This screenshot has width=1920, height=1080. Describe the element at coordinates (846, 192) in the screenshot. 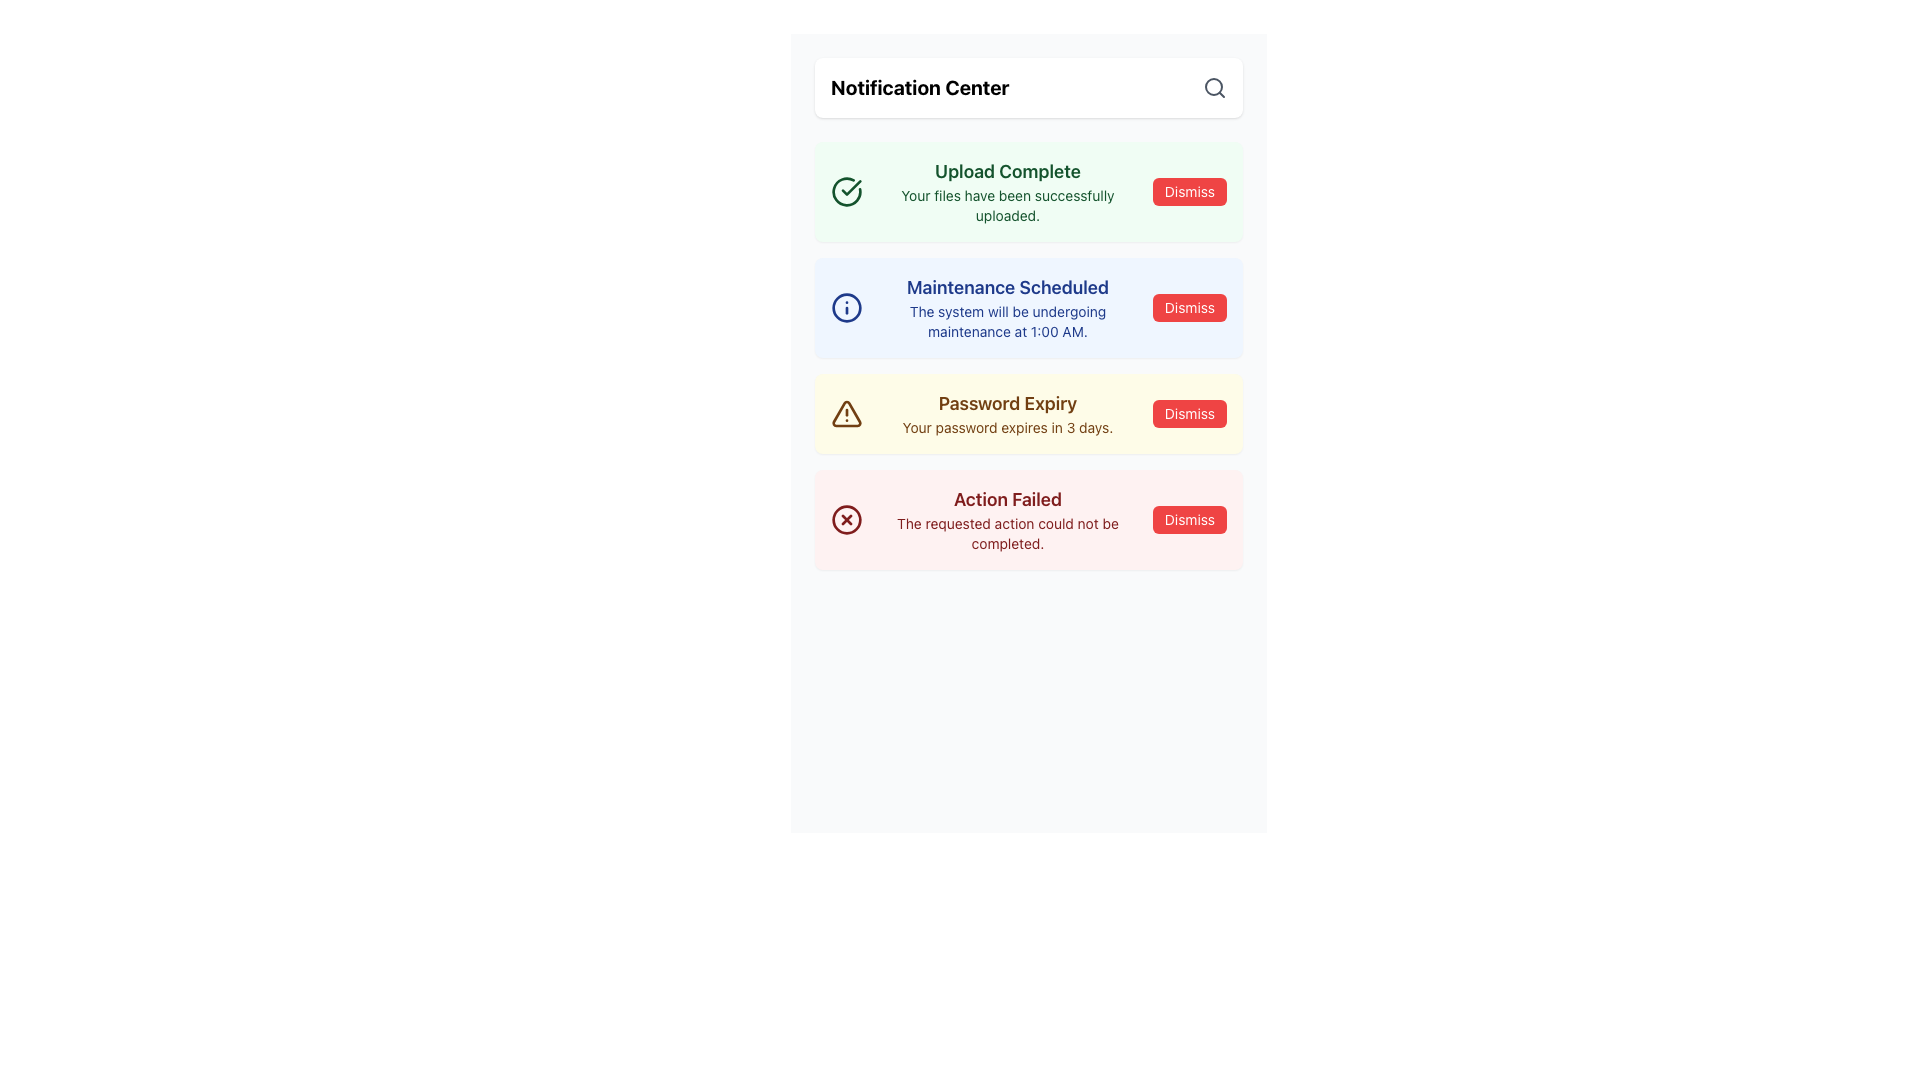

I see `the checkmark icon enclosed within a circular green border, which indicates completion and is part of the 'Upload Complete' notification card` at that location.